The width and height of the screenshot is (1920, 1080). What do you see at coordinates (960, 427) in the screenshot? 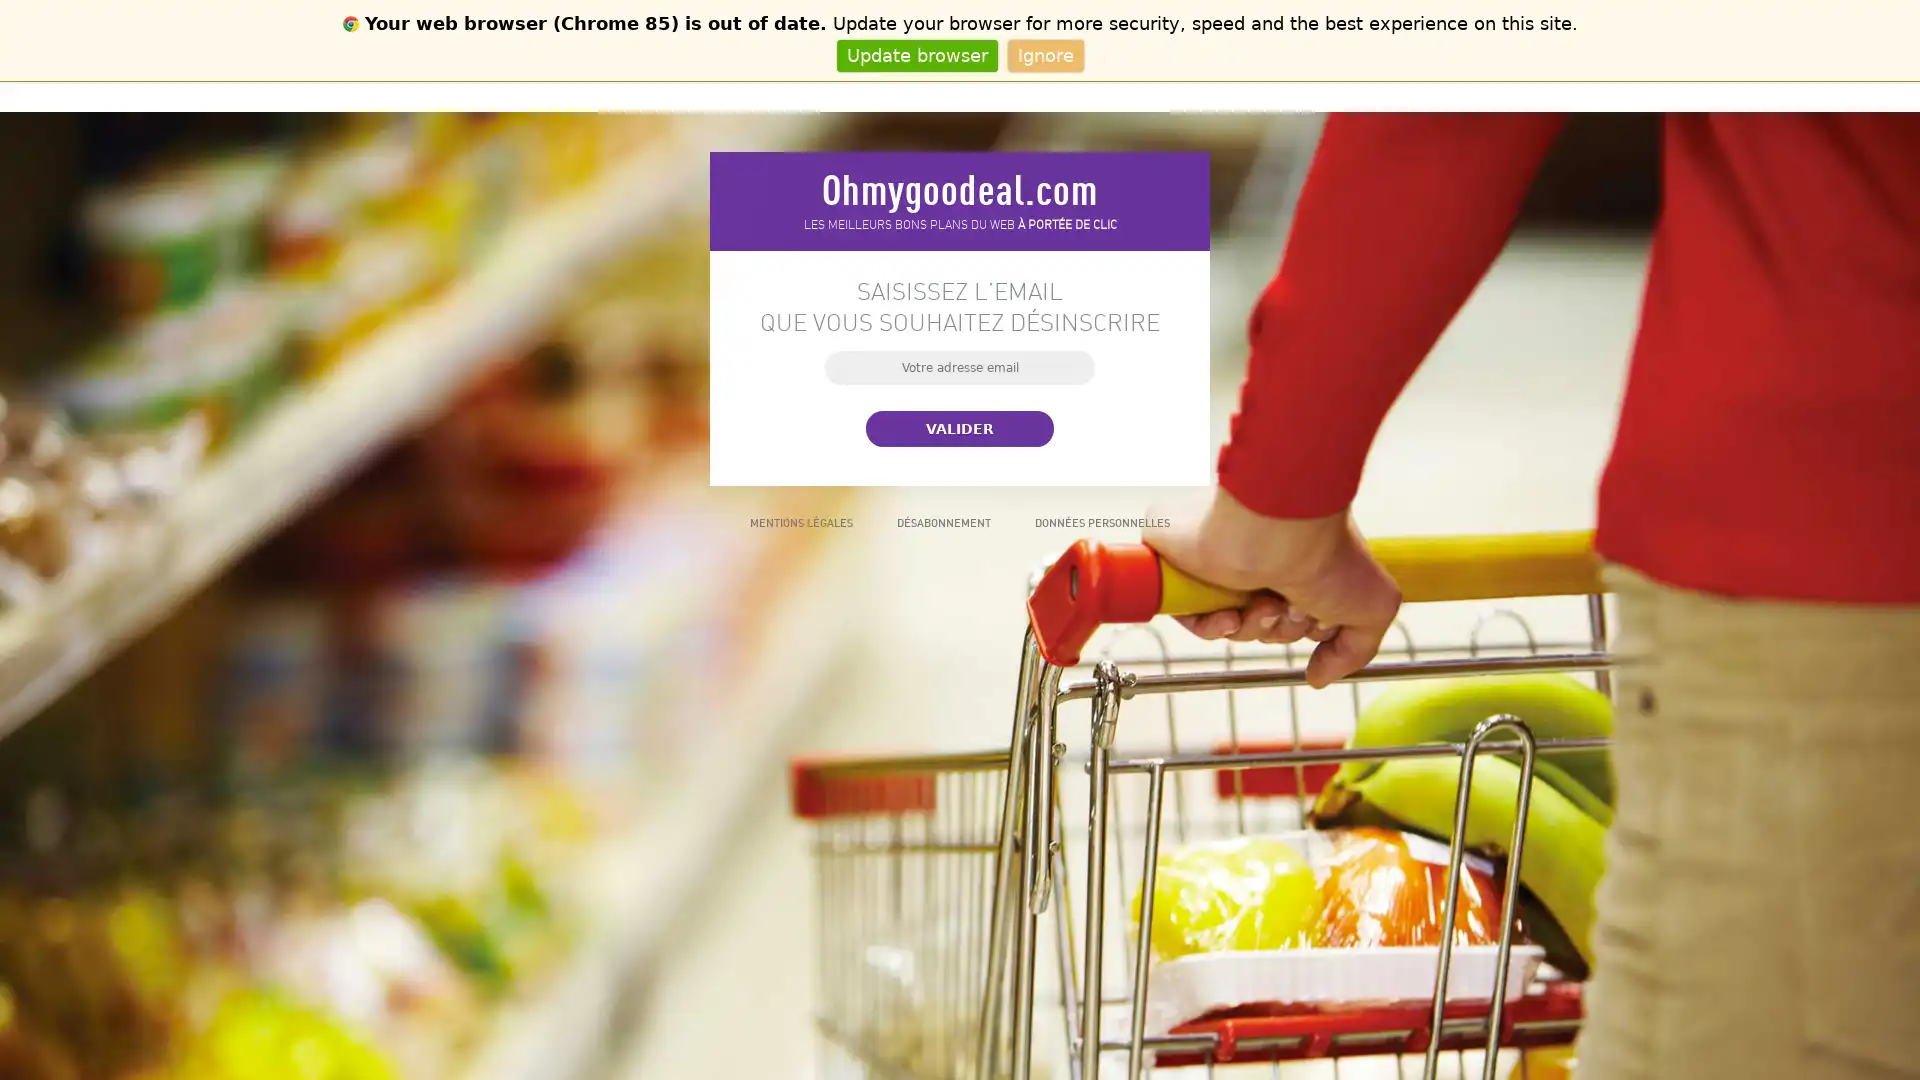
I see `Valider` at bounding box center [960, 427].